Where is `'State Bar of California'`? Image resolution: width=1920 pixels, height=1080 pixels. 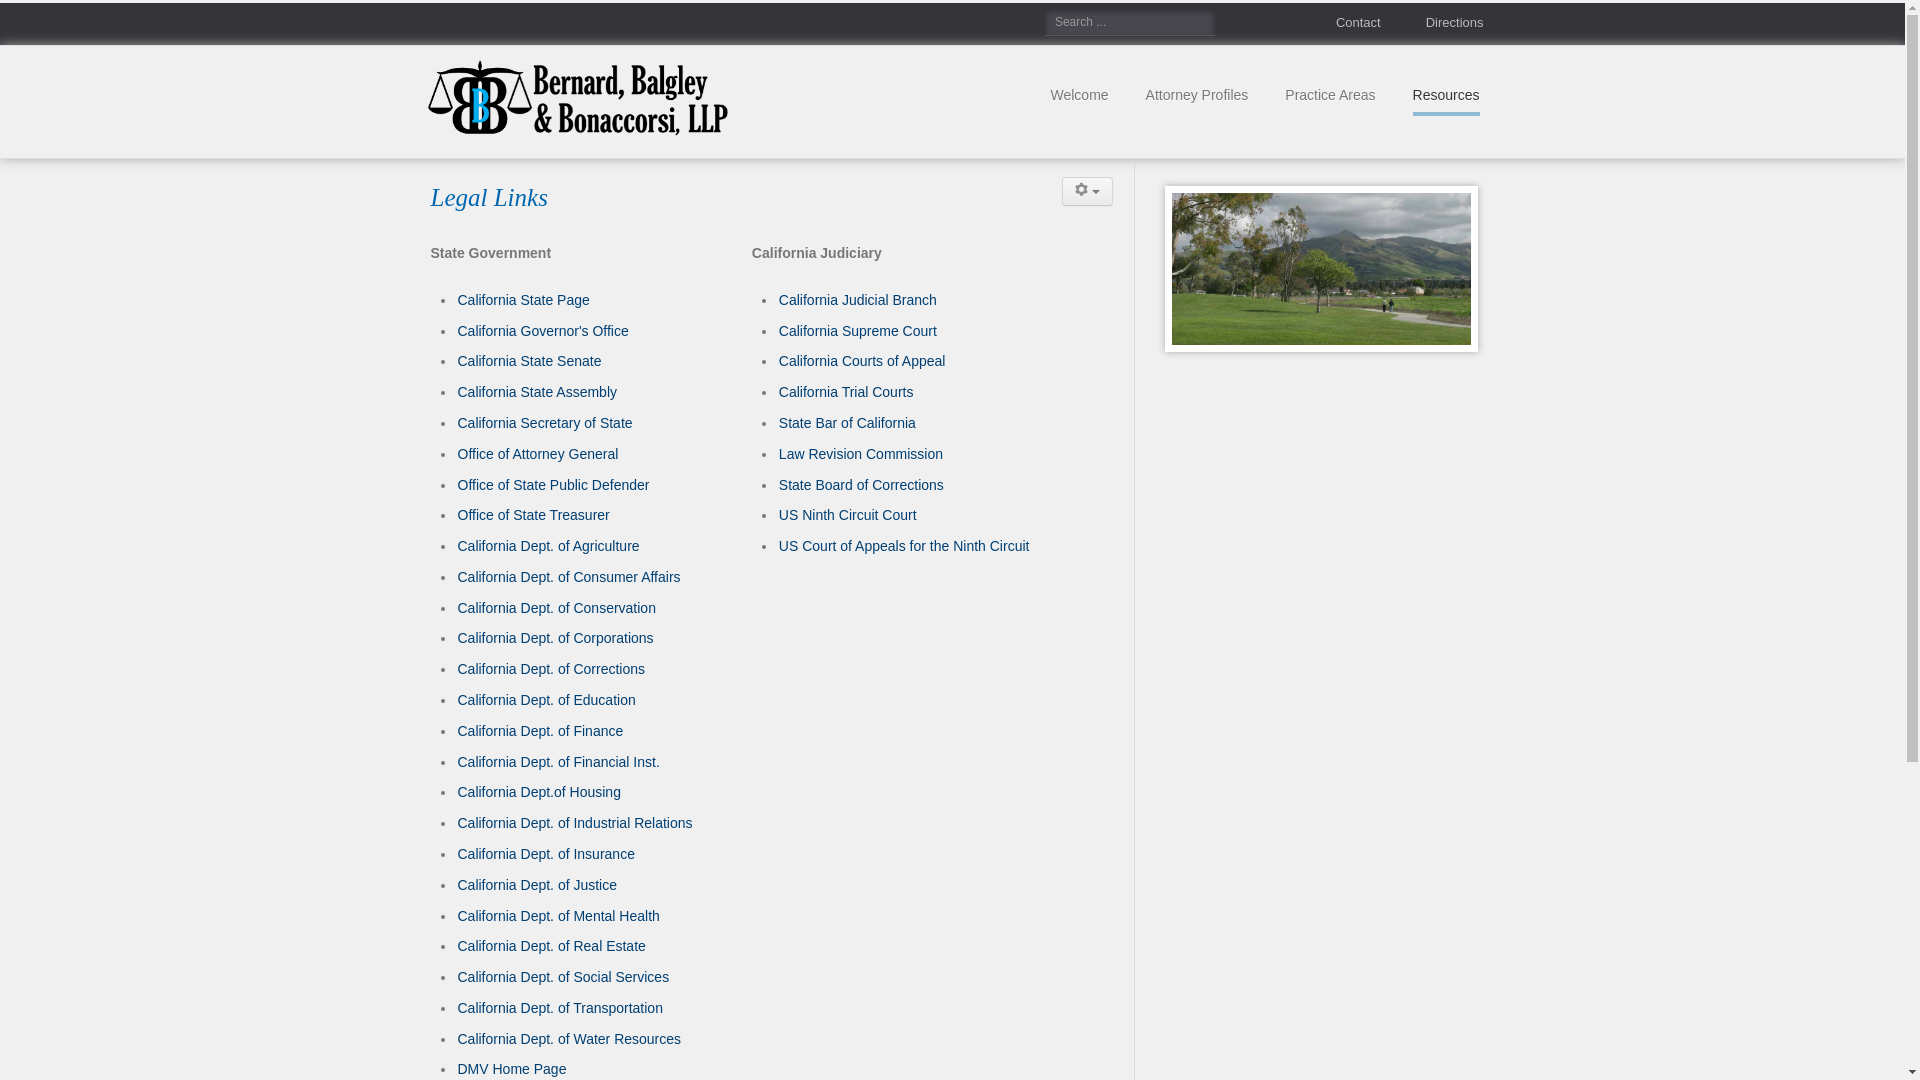
'State Bar of California' is located at coordinates (777, 422).